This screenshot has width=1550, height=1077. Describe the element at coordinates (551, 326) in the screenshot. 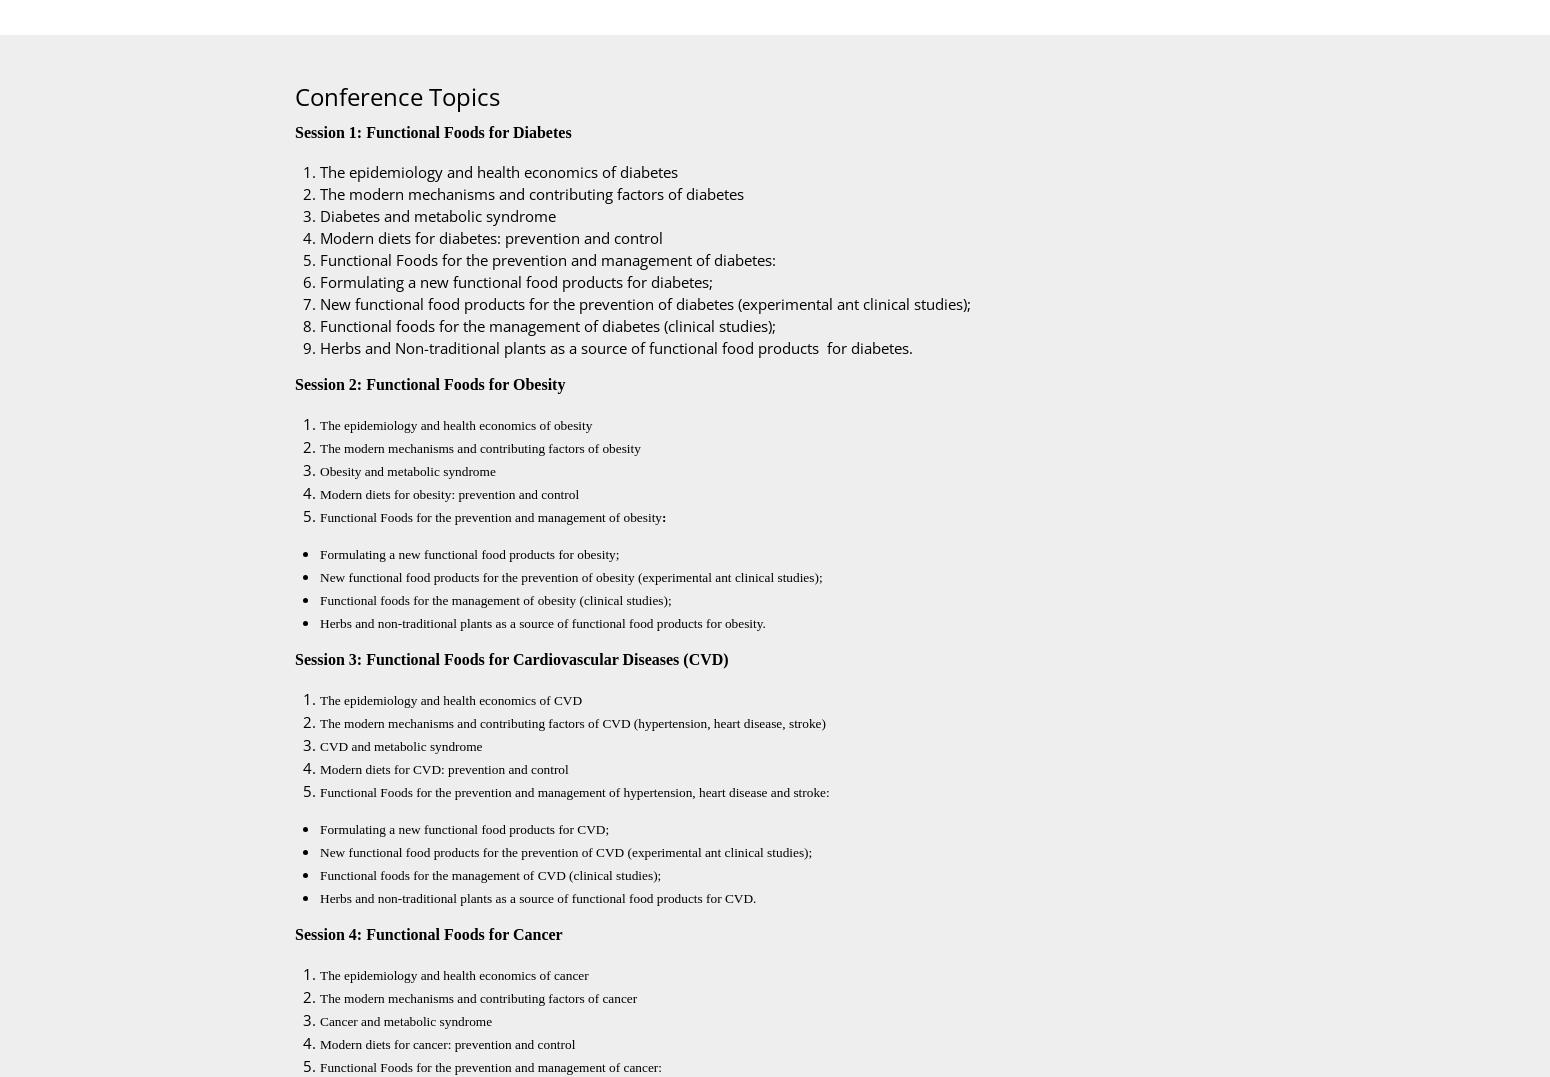

I see `'Functional foods for the management of diabetes (clinical studies);'` at that location.